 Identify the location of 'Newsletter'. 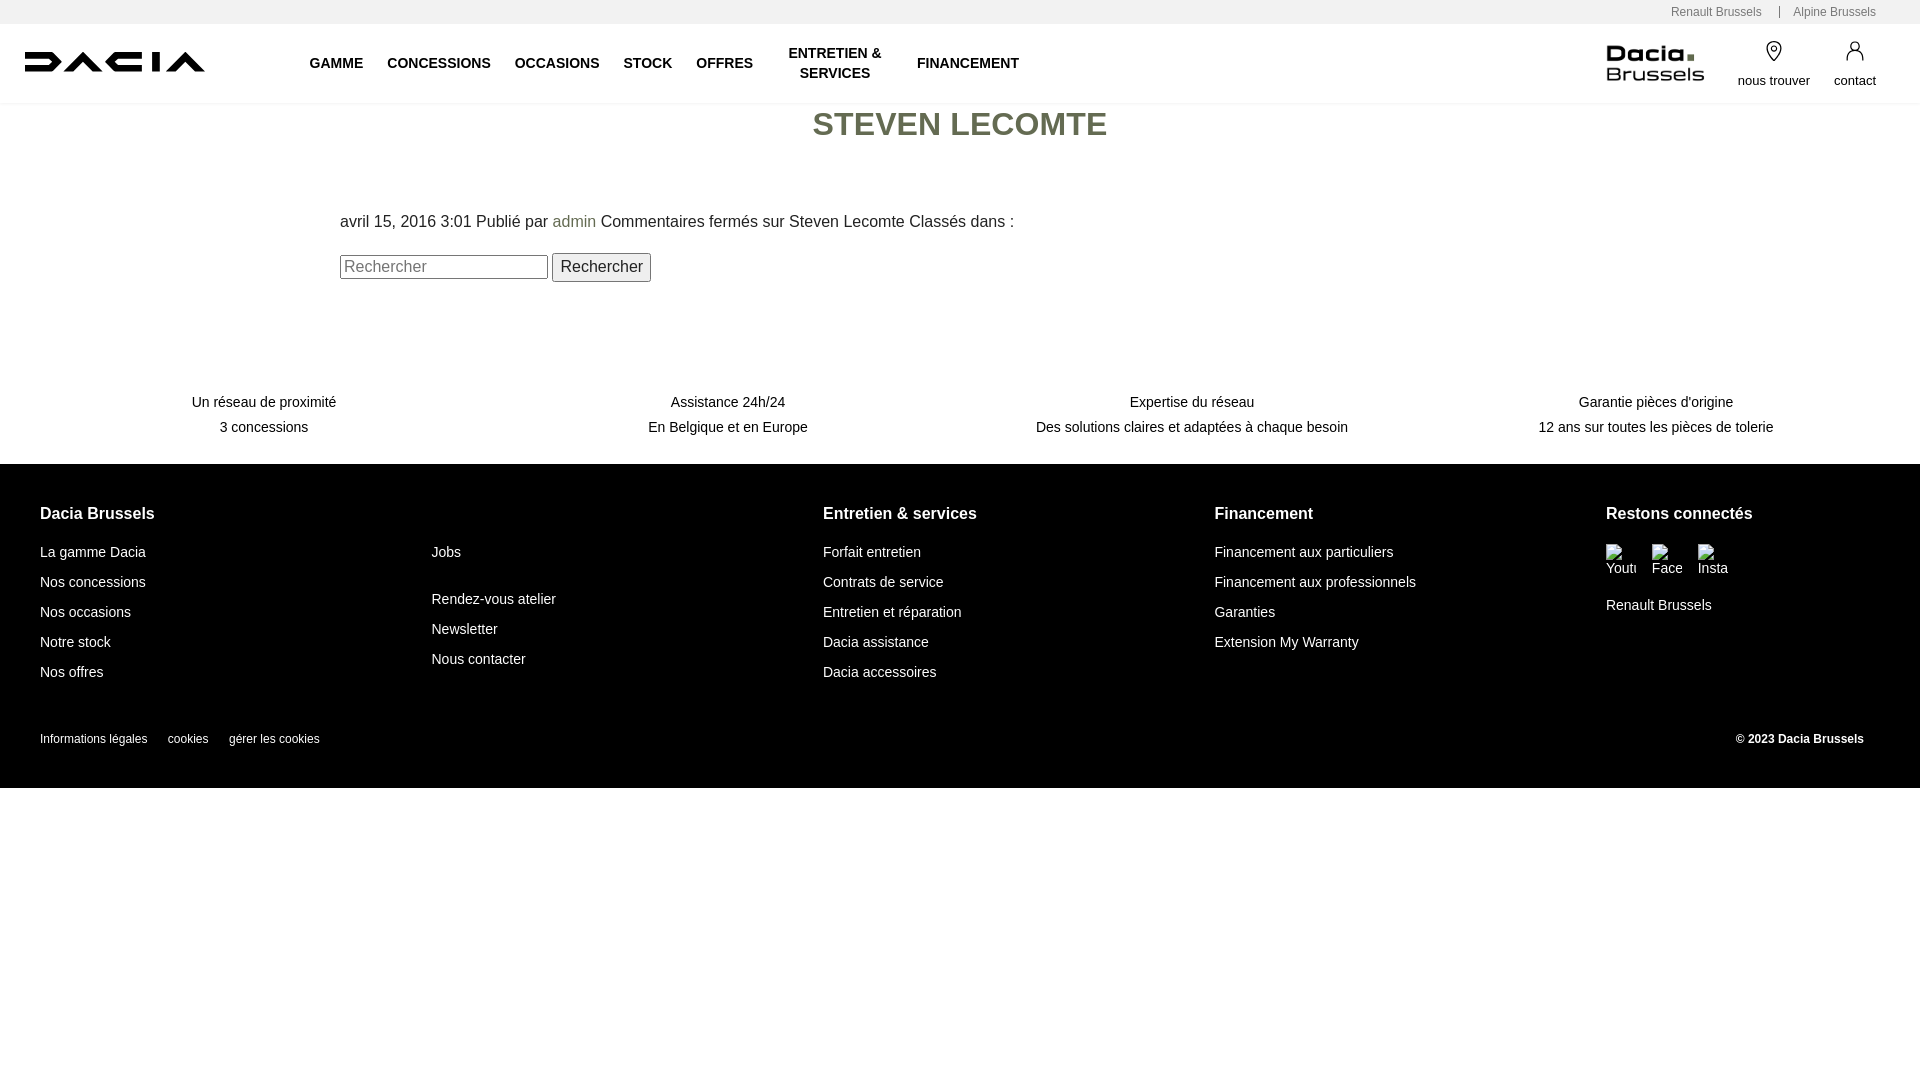
(463, 627).